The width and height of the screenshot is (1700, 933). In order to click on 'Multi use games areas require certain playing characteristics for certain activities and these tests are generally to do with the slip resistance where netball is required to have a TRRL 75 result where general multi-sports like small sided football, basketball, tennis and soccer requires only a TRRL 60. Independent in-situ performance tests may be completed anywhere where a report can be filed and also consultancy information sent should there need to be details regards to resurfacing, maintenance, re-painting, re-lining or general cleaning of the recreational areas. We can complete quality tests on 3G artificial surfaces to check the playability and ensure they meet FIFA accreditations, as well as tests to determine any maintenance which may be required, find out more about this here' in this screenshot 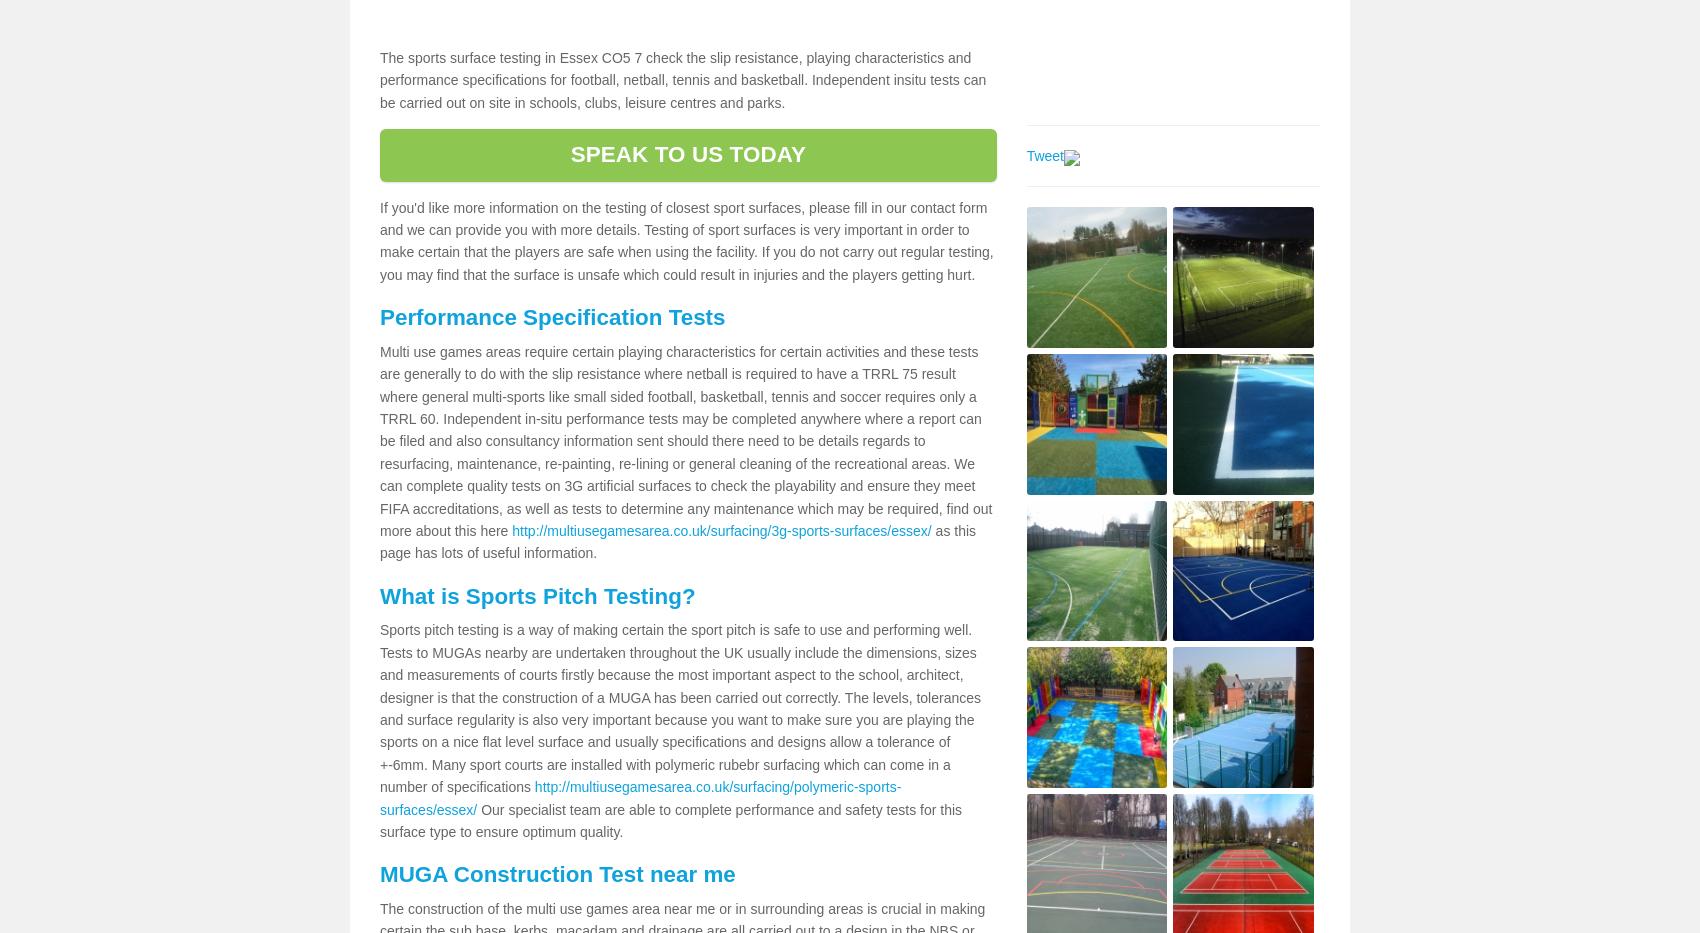, I will do `click(685, 439)`.